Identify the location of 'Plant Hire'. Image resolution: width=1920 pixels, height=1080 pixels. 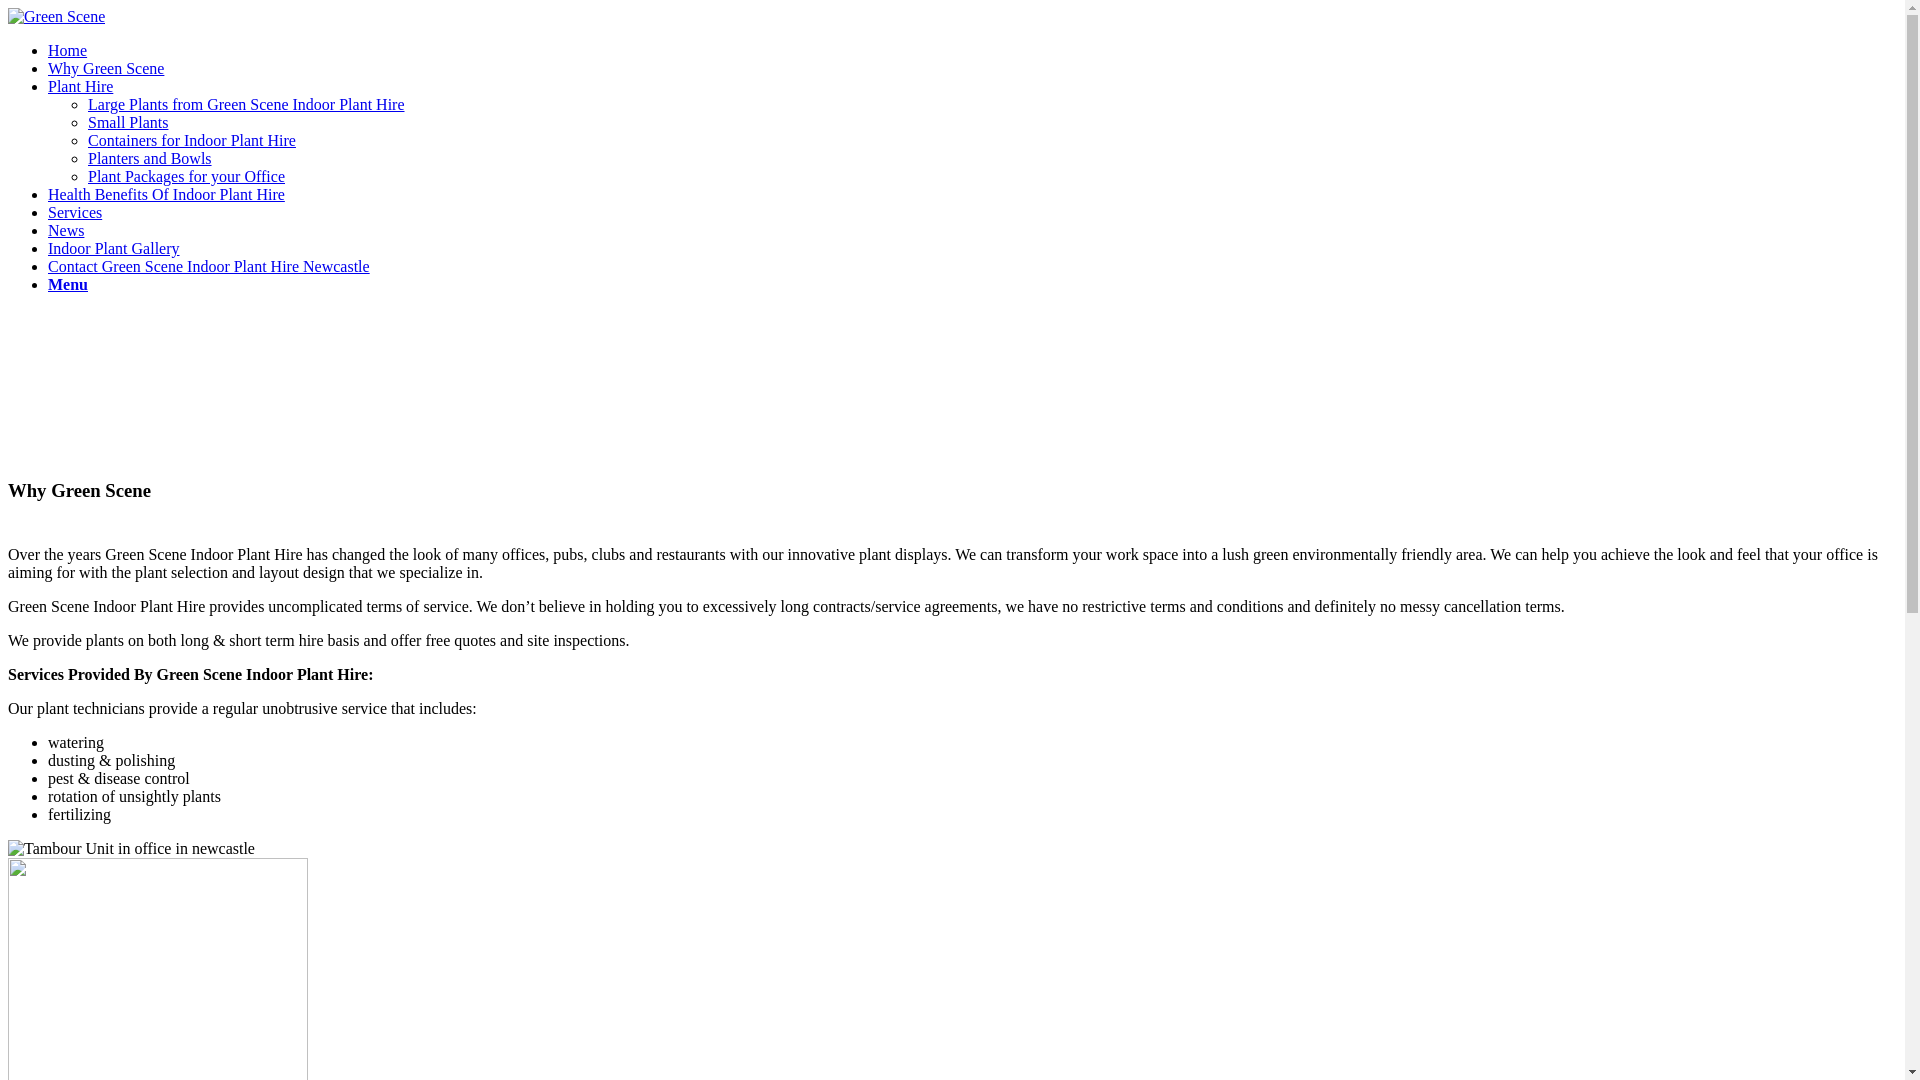
(80, 85).